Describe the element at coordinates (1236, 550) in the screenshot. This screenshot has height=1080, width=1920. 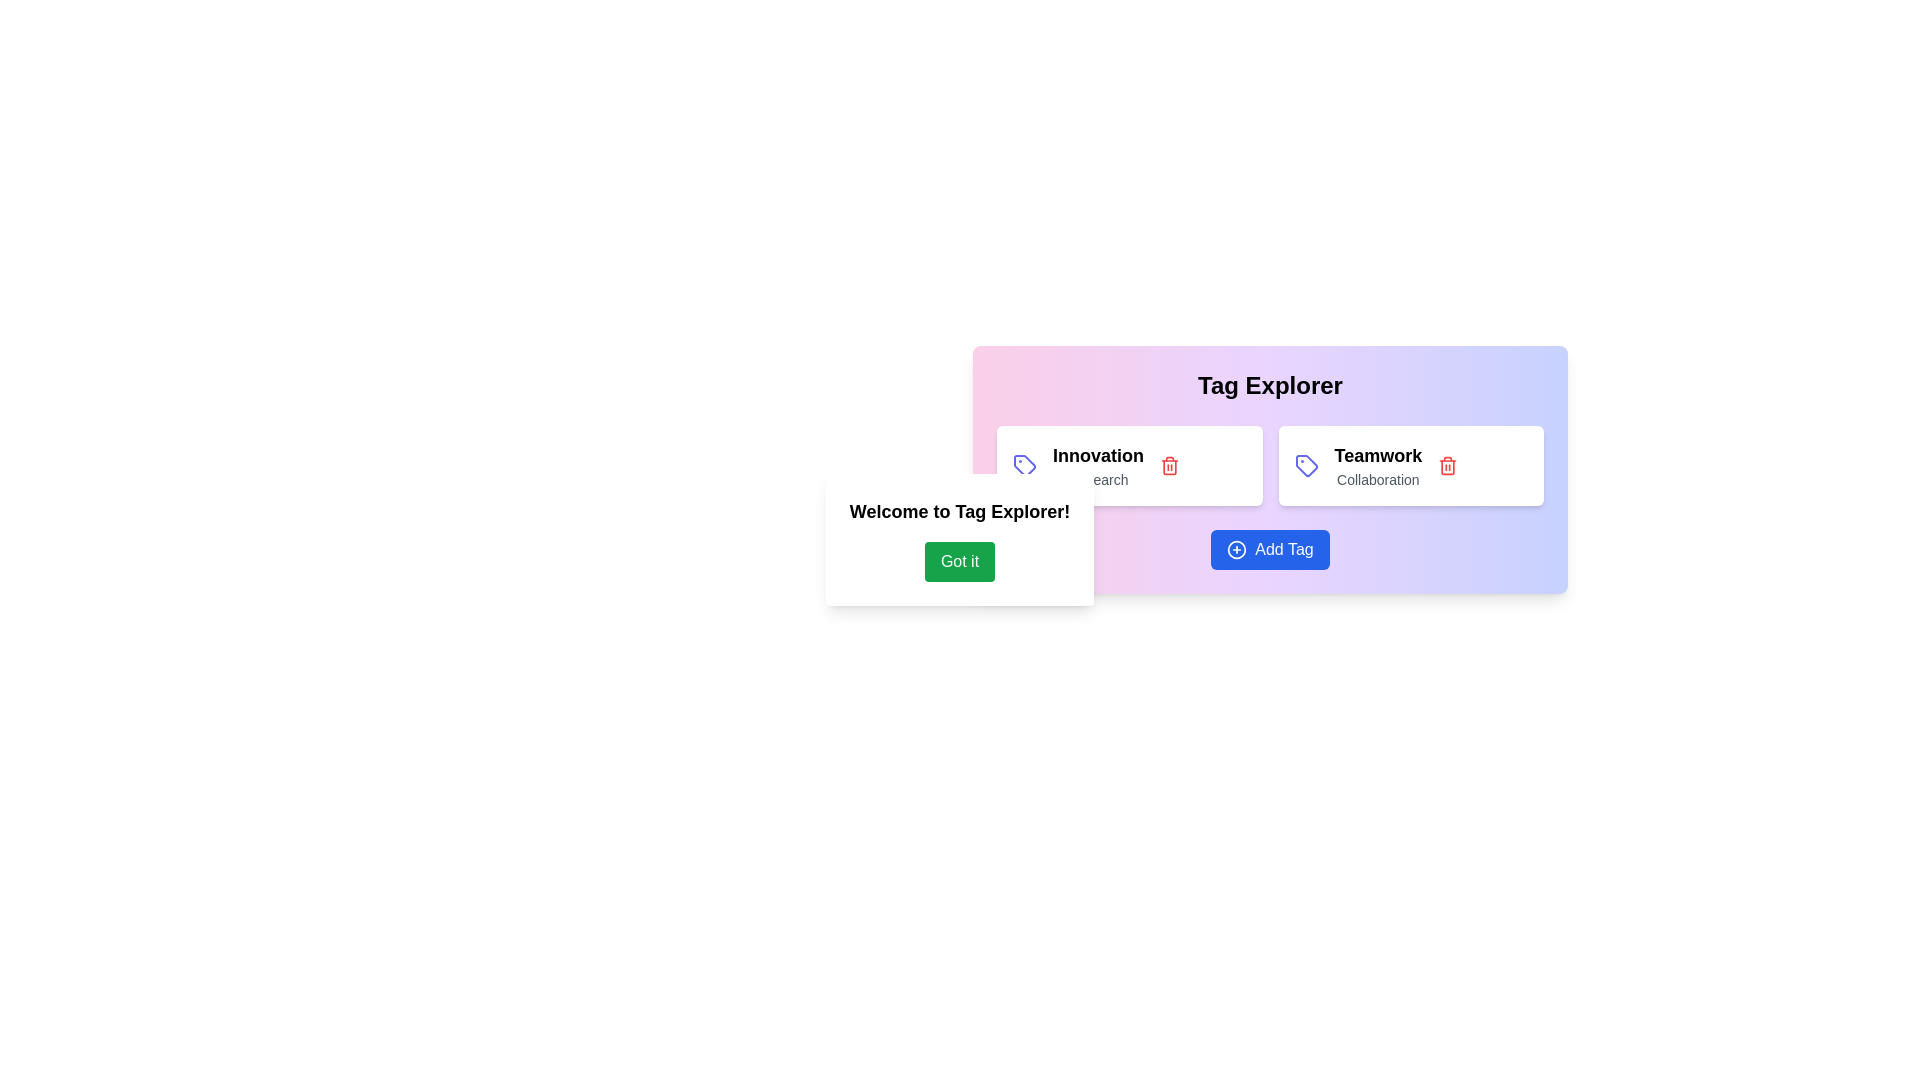
I see `the decorative hollow circle within the 'Add Tag' button located at the bottom-right corner of the 'Tag Explorer' interface` at that location.